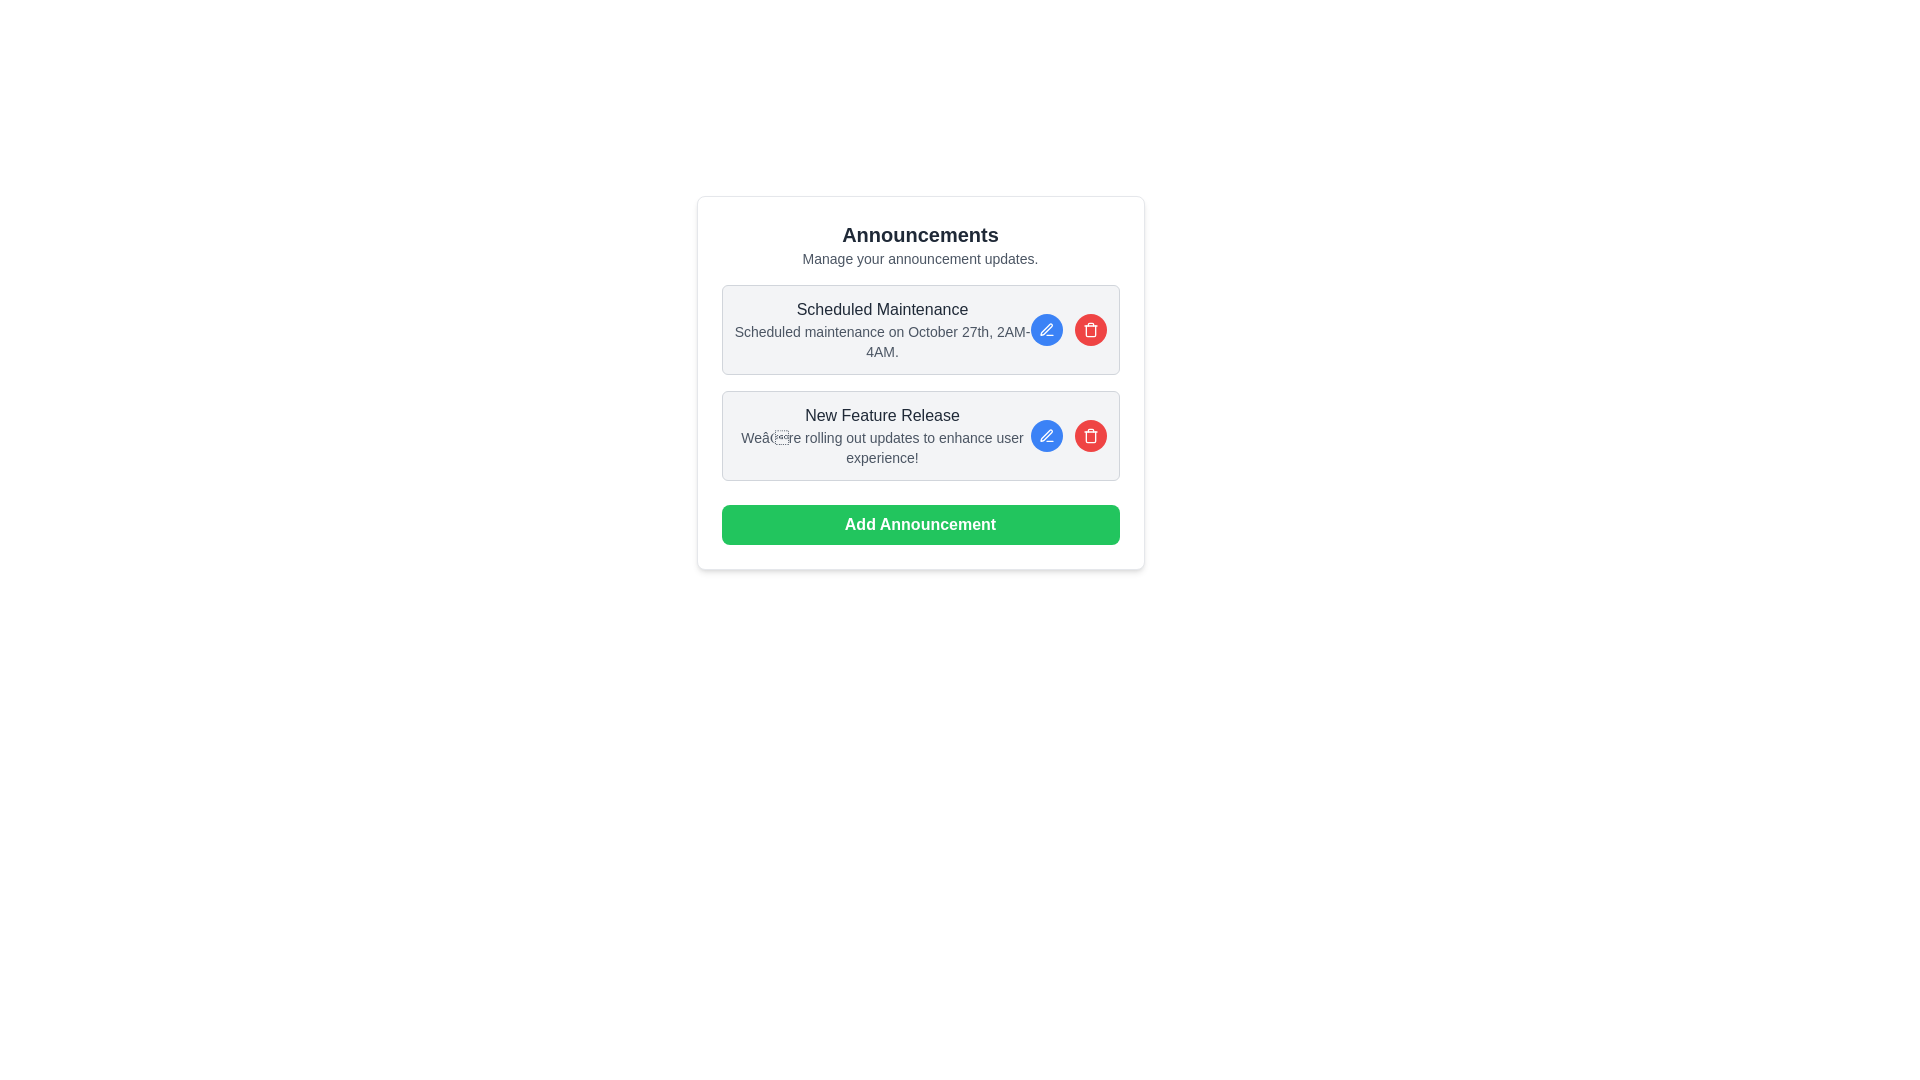  I want to click on the circular red button with a white trash can icon in the 'Announcements' section, specifically in the second row labeled 'New Feature Release', so click(1089, 434).